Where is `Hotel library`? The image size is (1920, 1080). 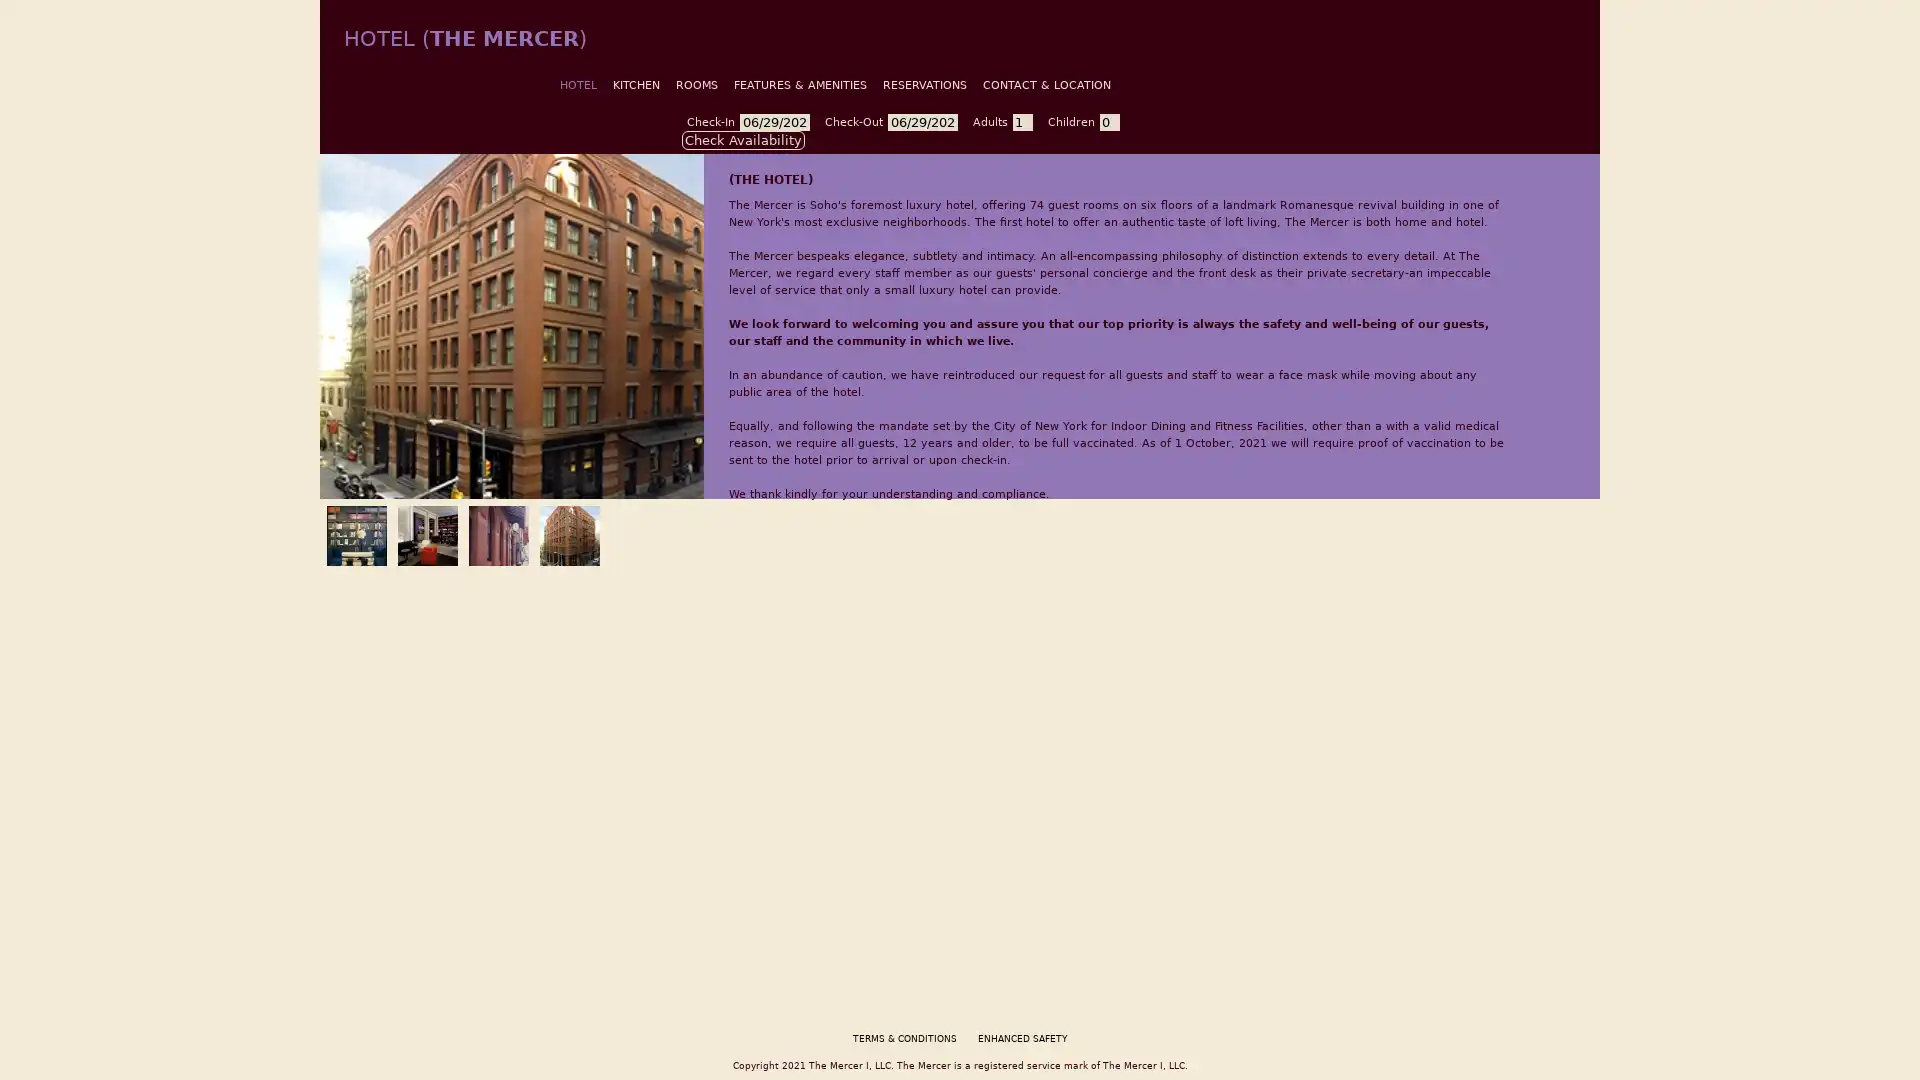 Hotel library is located at coordinates (353, 531).